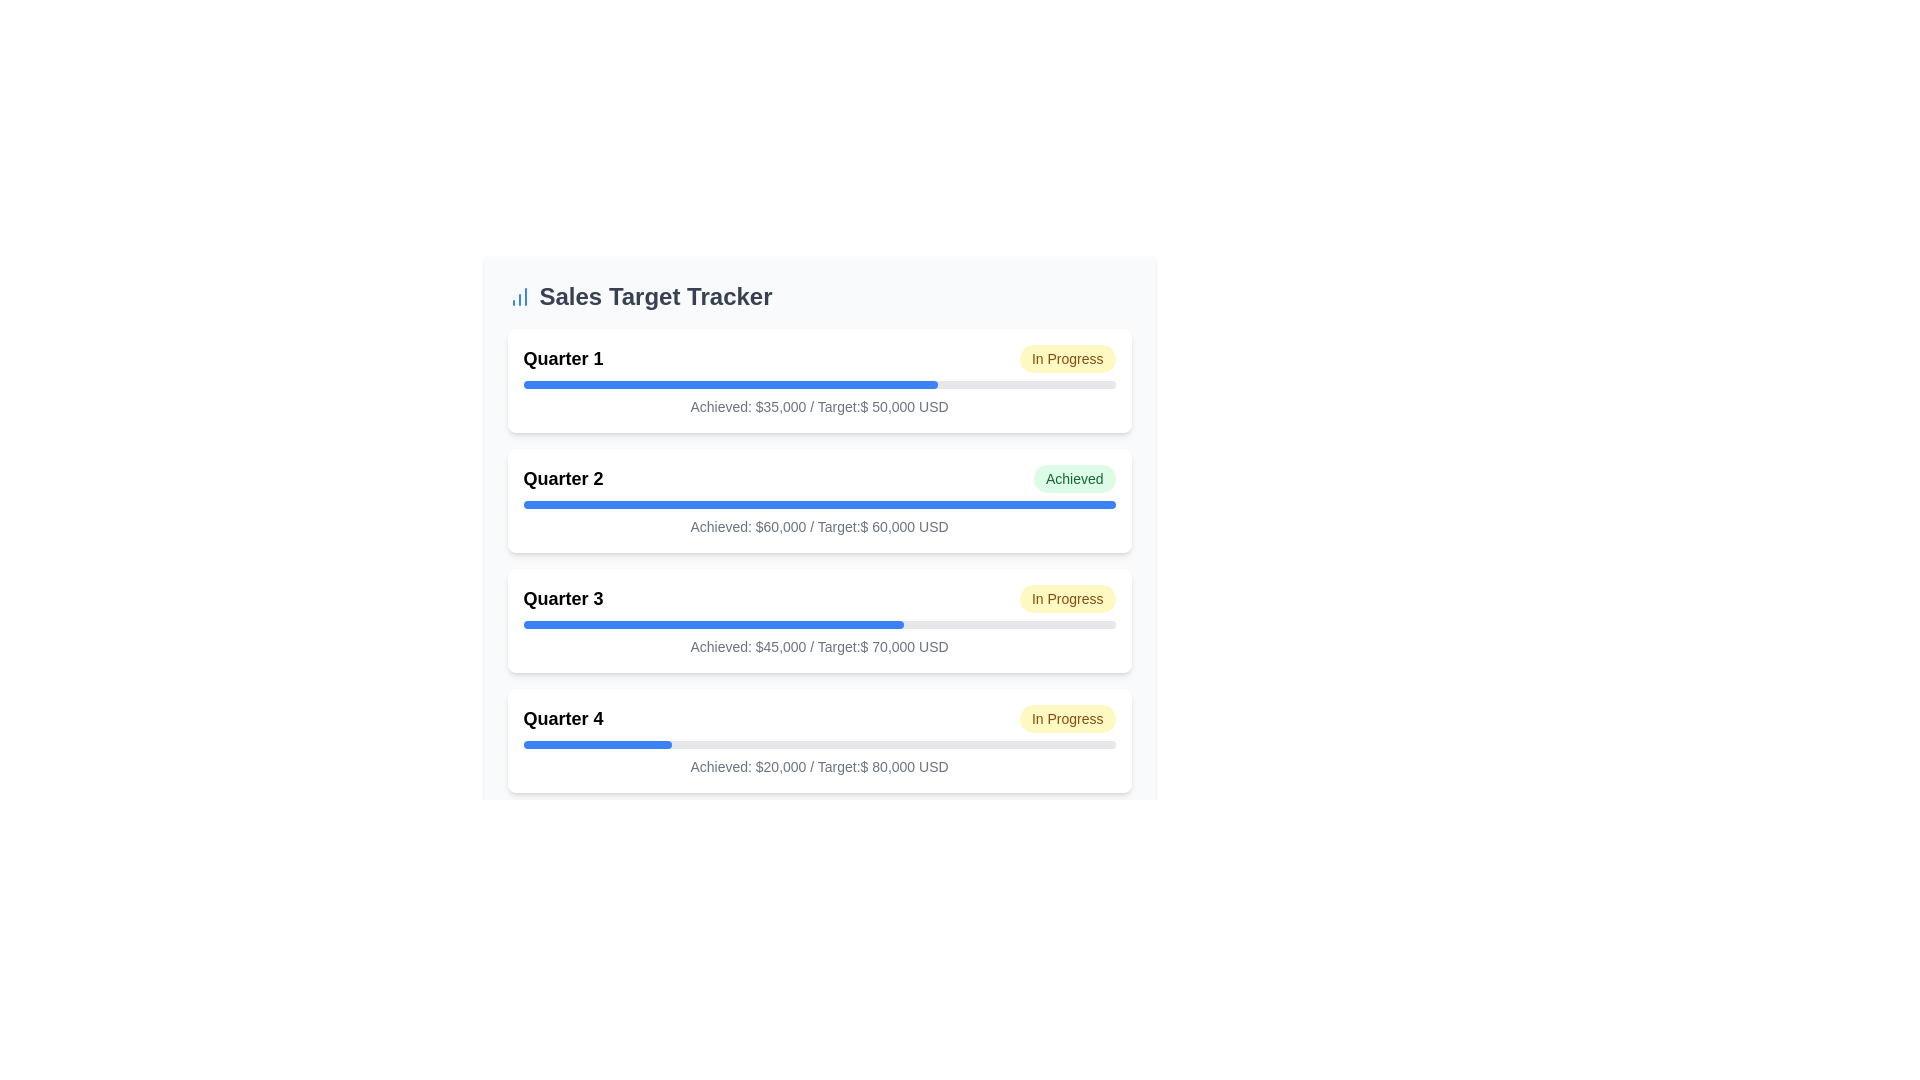 The height and width of the screenshot is (1080, 1920). I want to click on the Progress Bar Segment for Quarter 3, which is a blue-filled horizontal progress bar within a gray bar, situated between the quarter's numerical representation and its monetary goals, so click(713, 623).